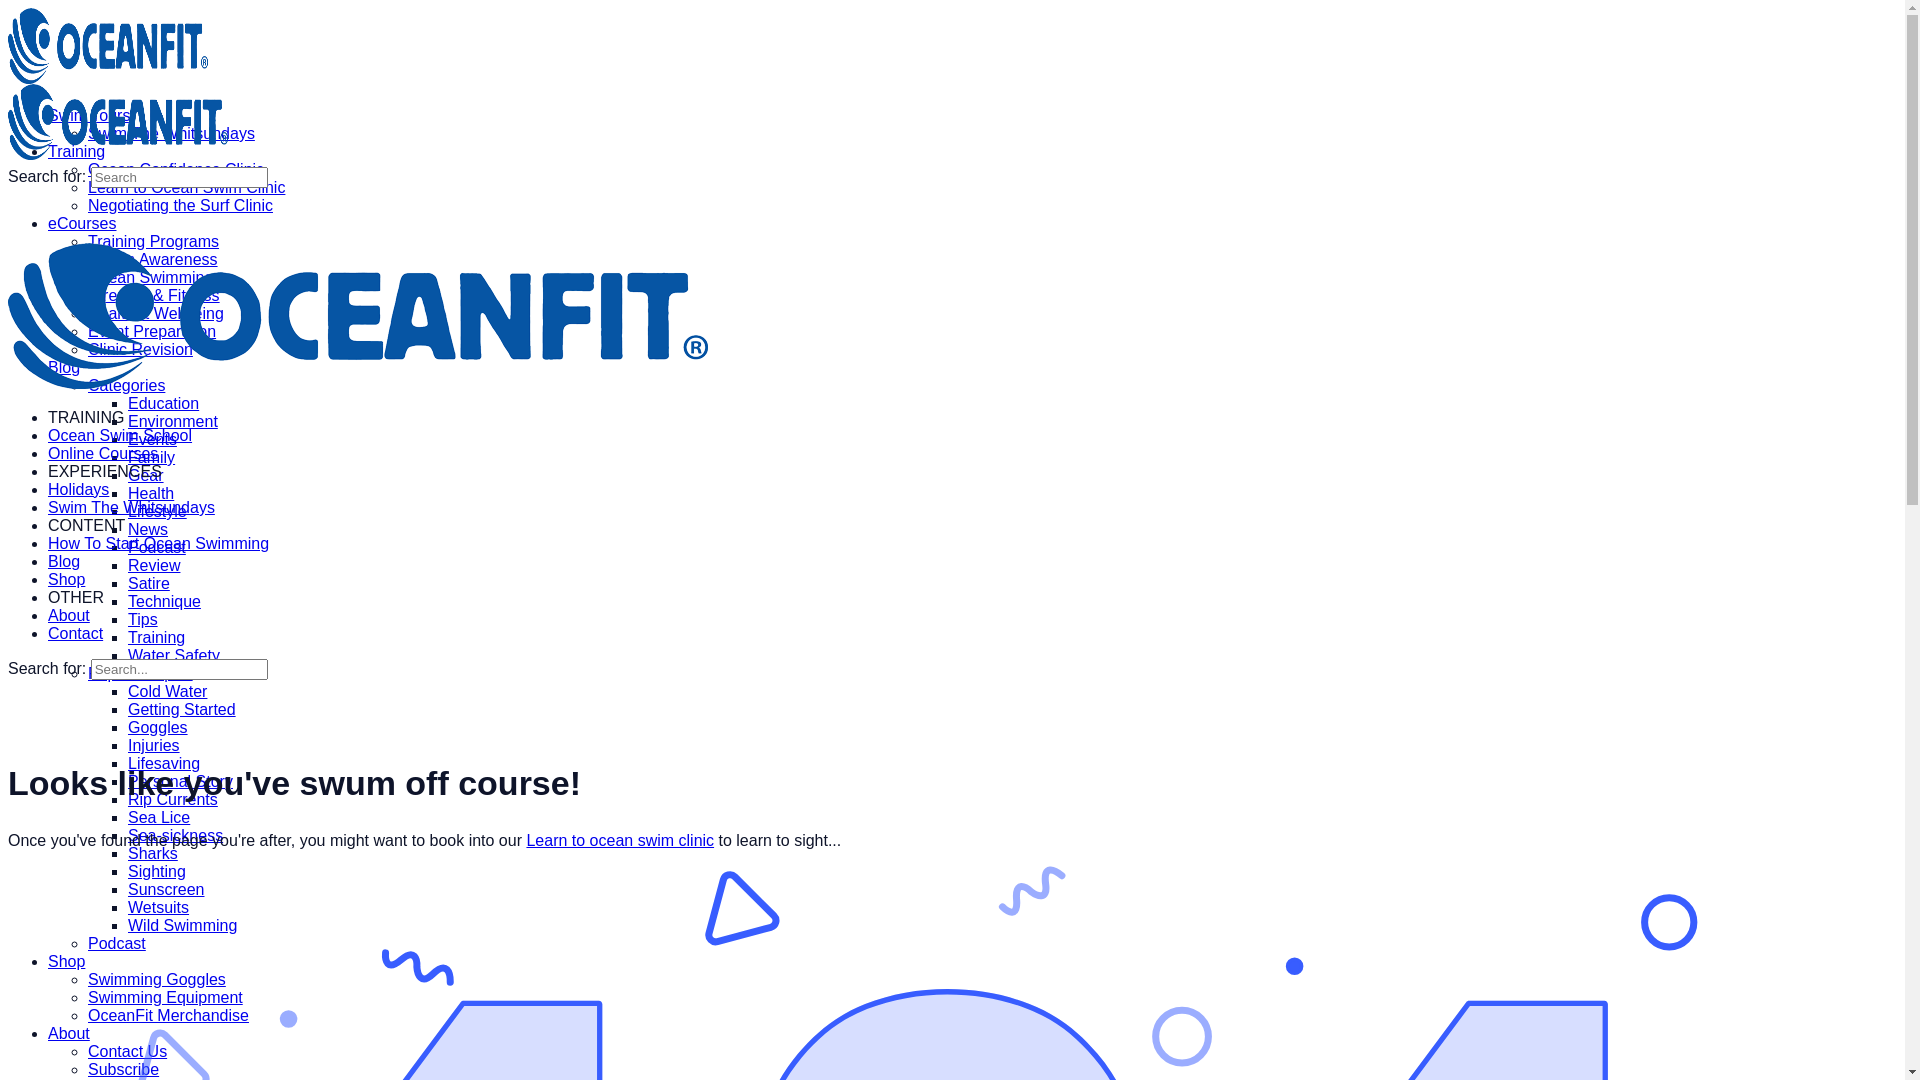 This screenshot has width=1920, height=1080. What do you see at coordinates (618, 840) in the screenshot?
I see `'Learn to ocean swim clinic'` at bounding box center [618, 840].